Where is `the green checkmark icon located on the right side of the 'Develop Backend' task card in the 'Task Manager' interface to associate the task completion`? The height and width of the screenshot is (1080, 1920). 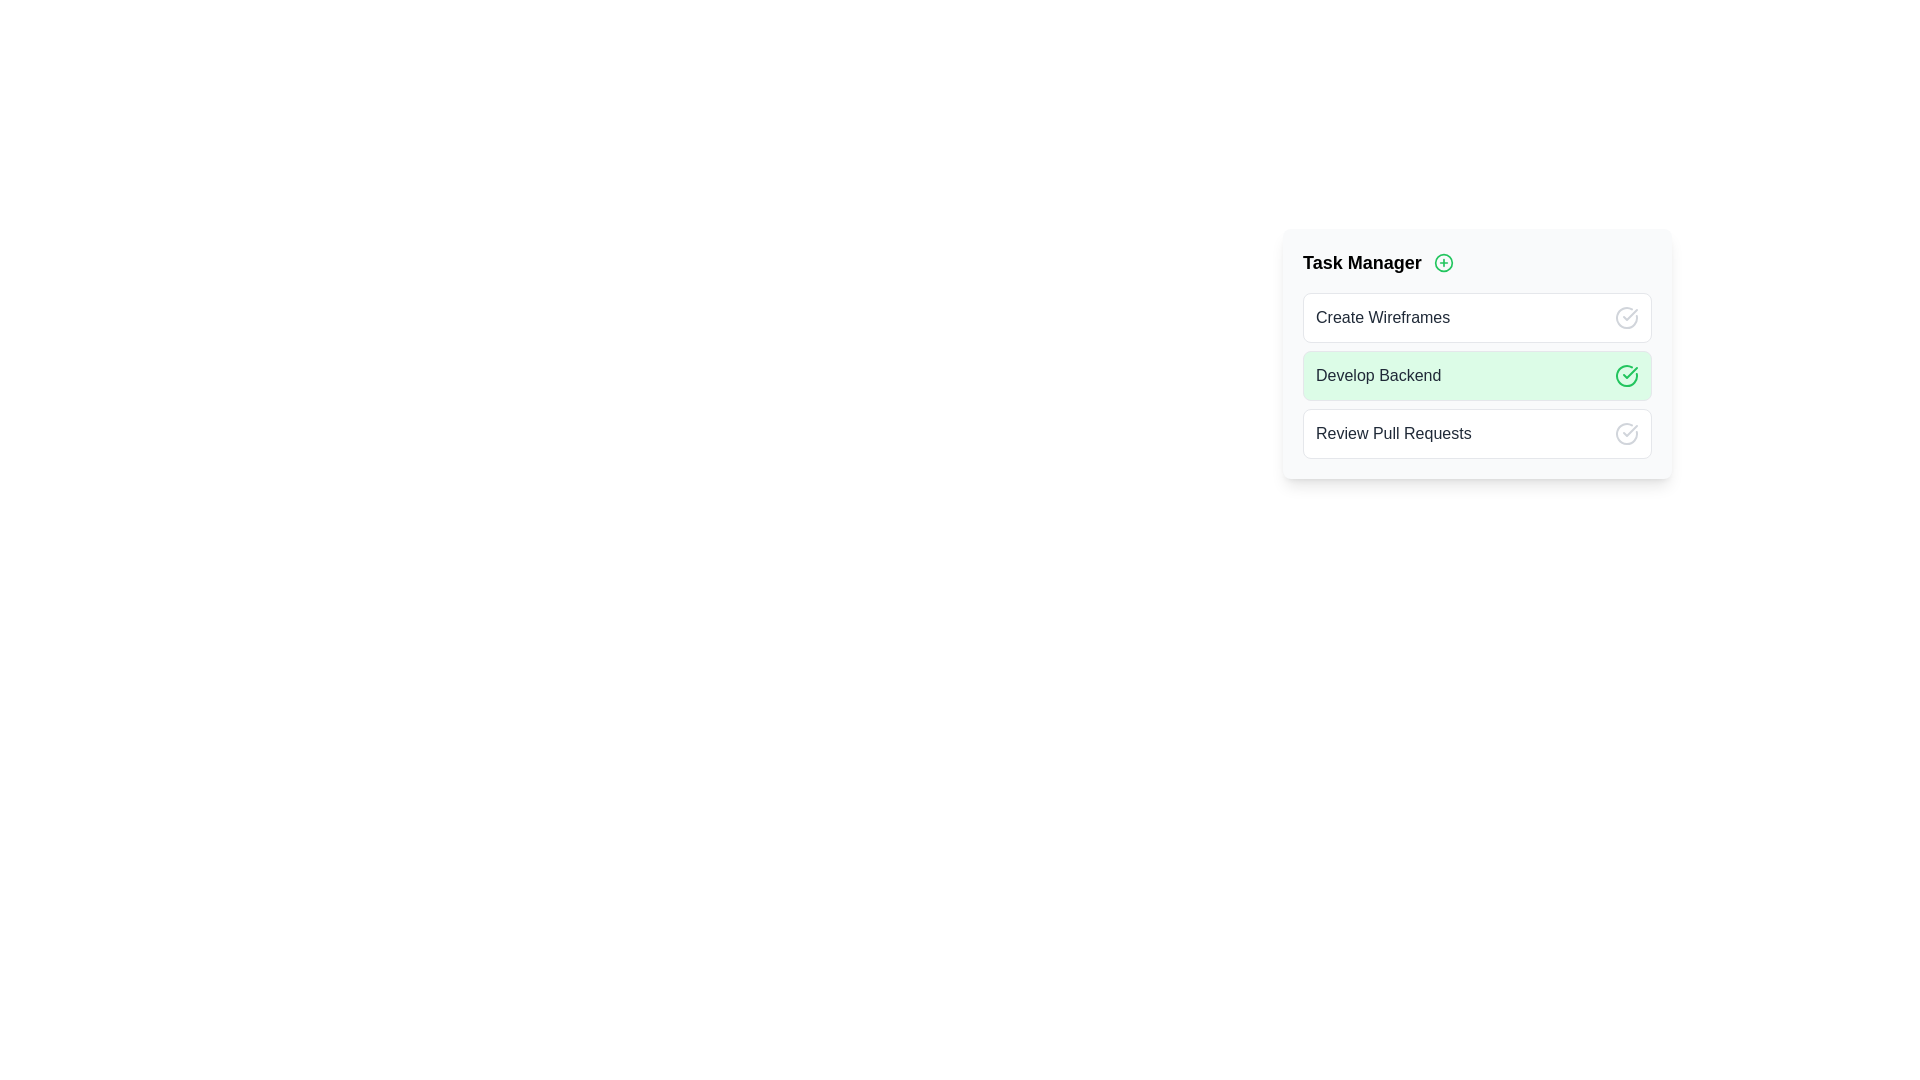
the green checkmark icon located on the right side of the 'Develop Backend' task card in the 'Task Manager' interface to associate the task completion is located at coordinates (1630, 373).